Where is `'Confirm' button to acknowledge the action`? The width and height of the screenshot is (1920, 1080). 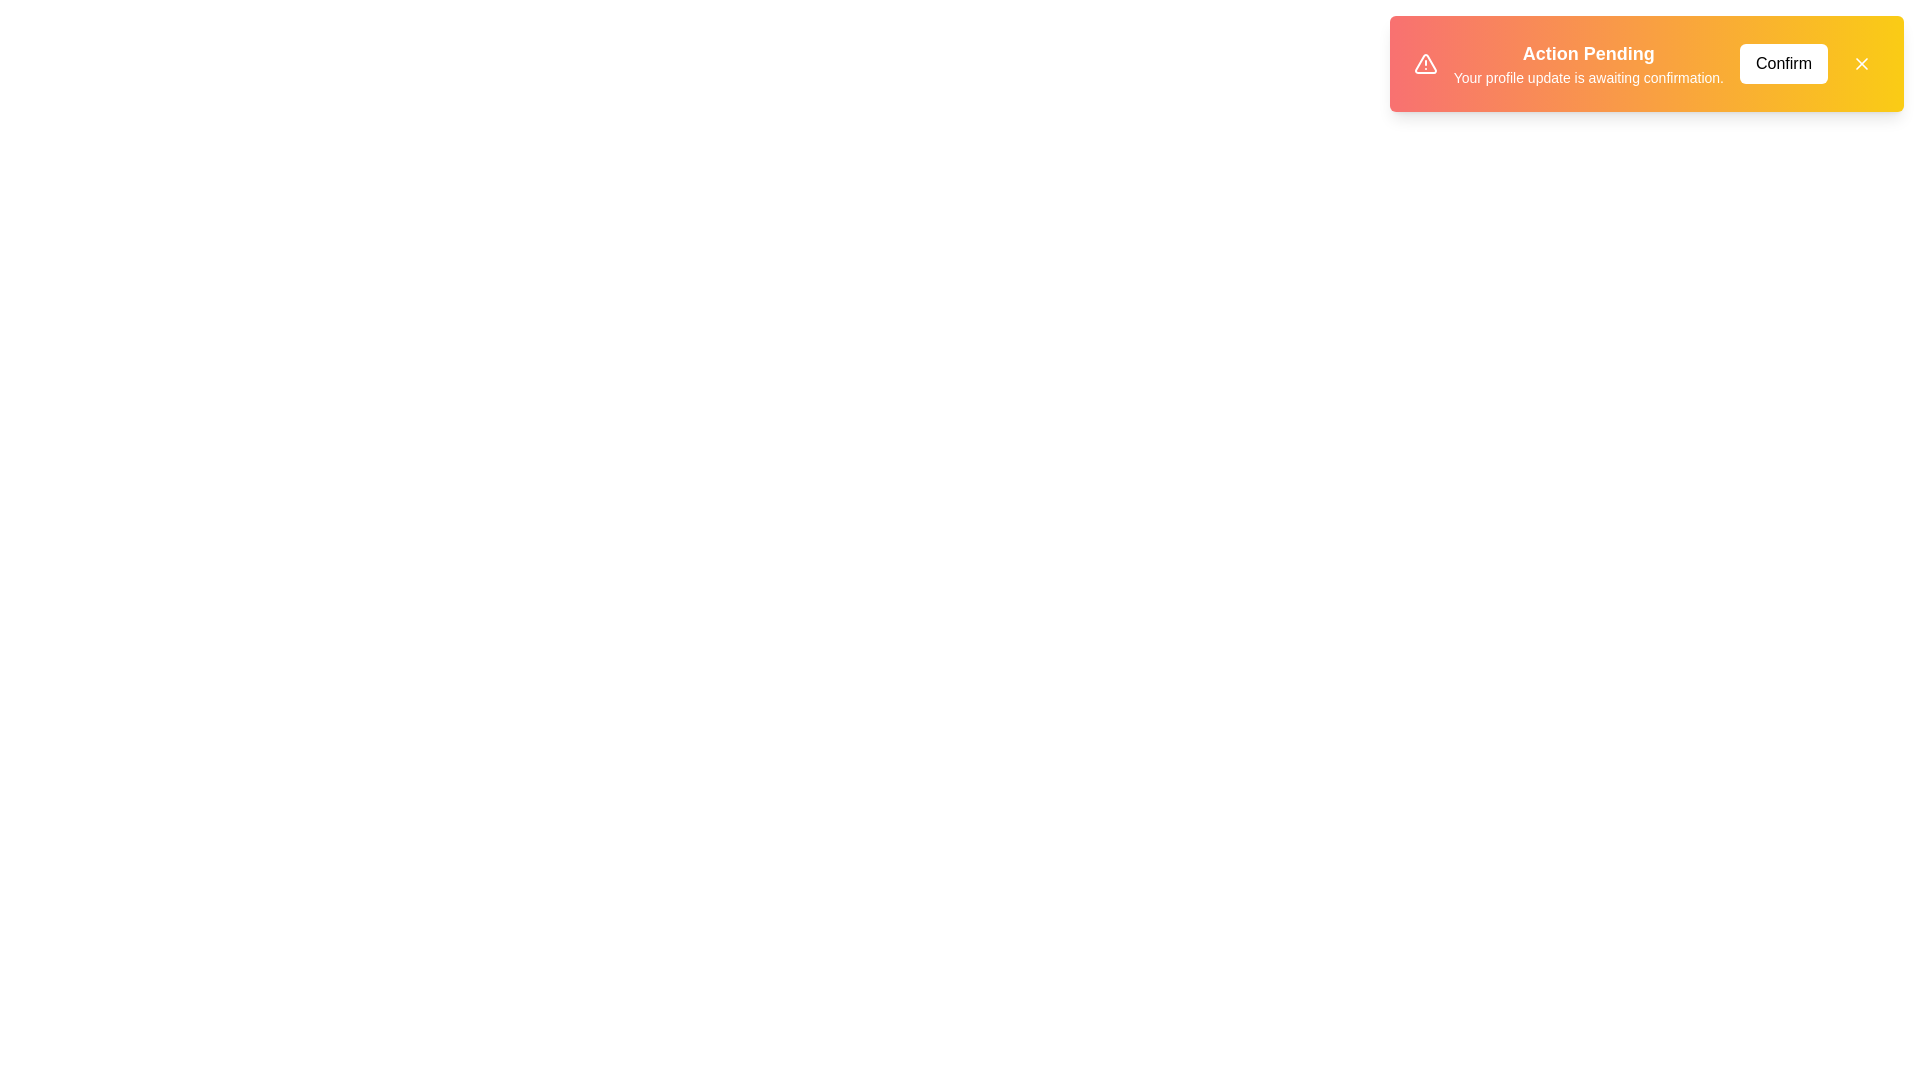
'Confirm' button to acknowledge the action is located at coordinates (1784, 63).